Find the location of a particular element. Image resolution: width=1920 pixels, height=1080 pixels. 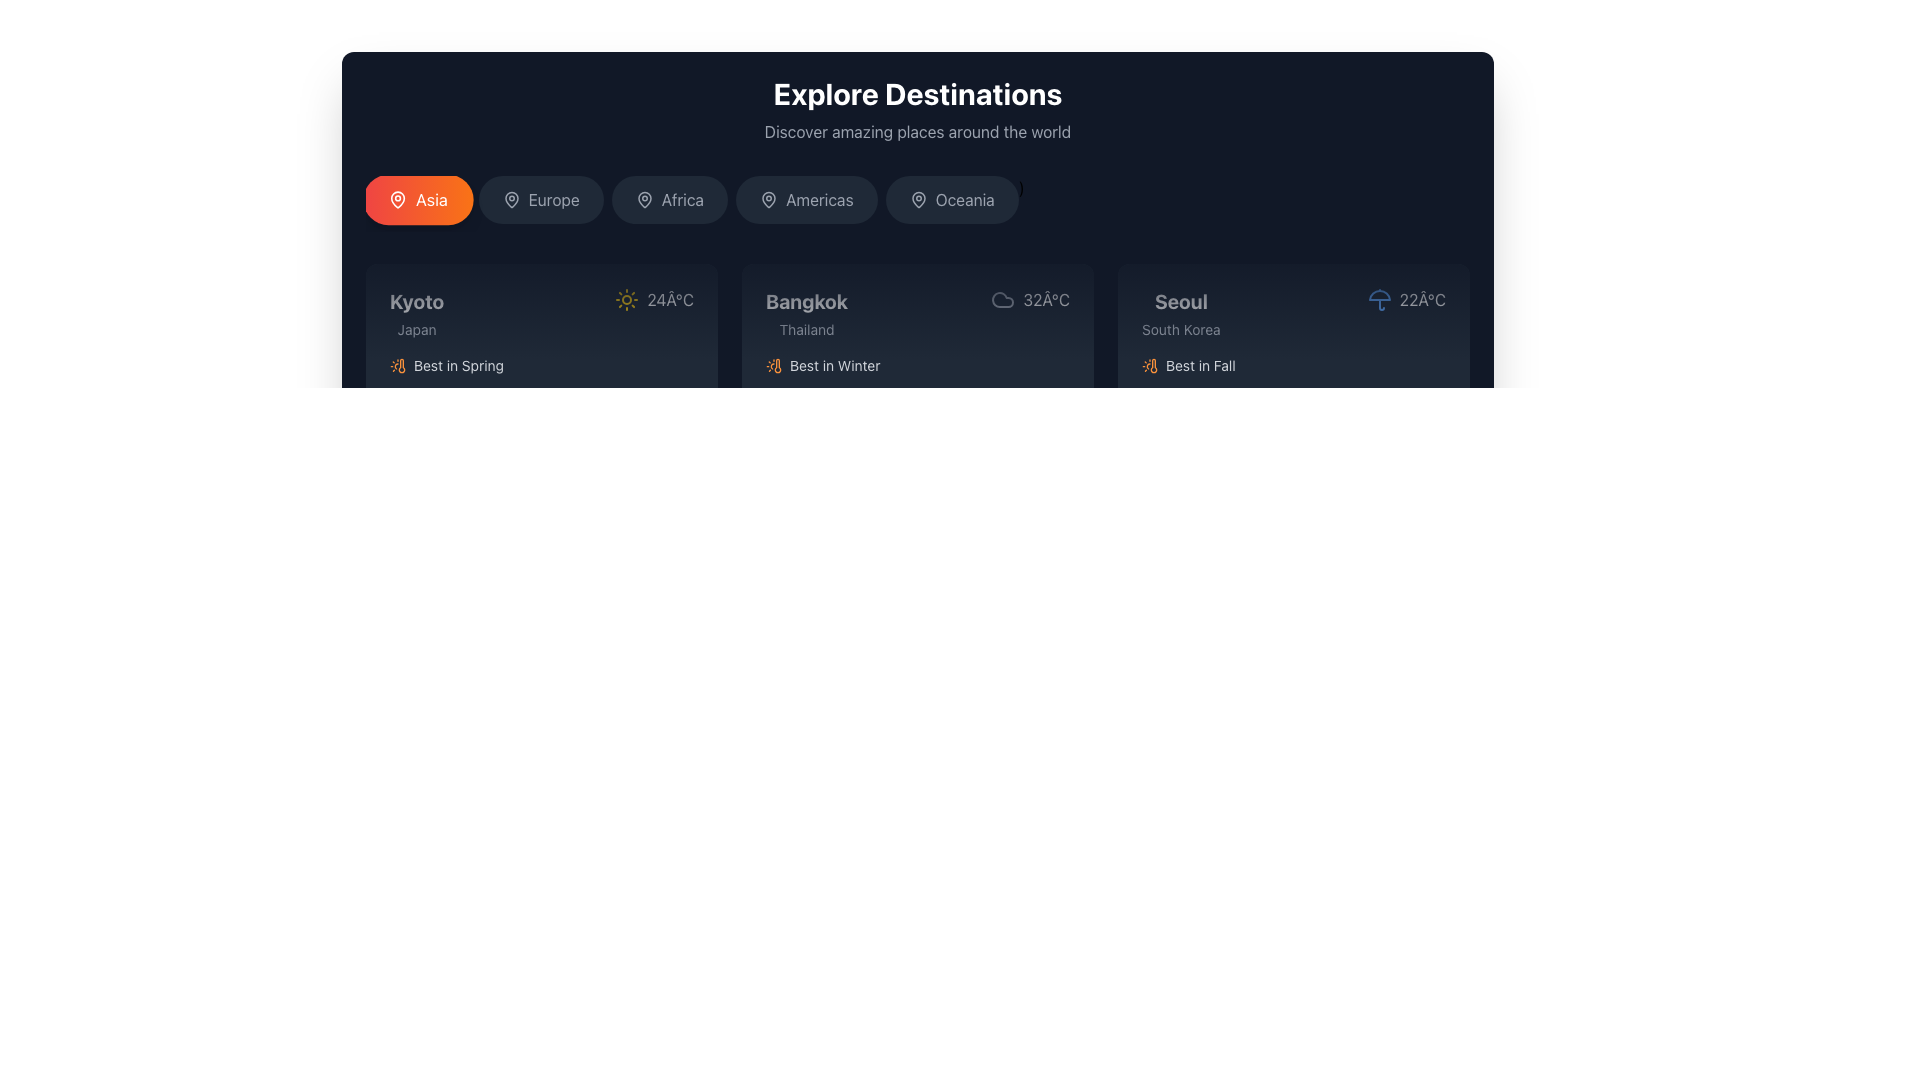

the text label displaying 'Japan', which is styled in gray and located below the bold white 'Kyoto' text in the first card of the destination cards is located at coordinates (416, 329).